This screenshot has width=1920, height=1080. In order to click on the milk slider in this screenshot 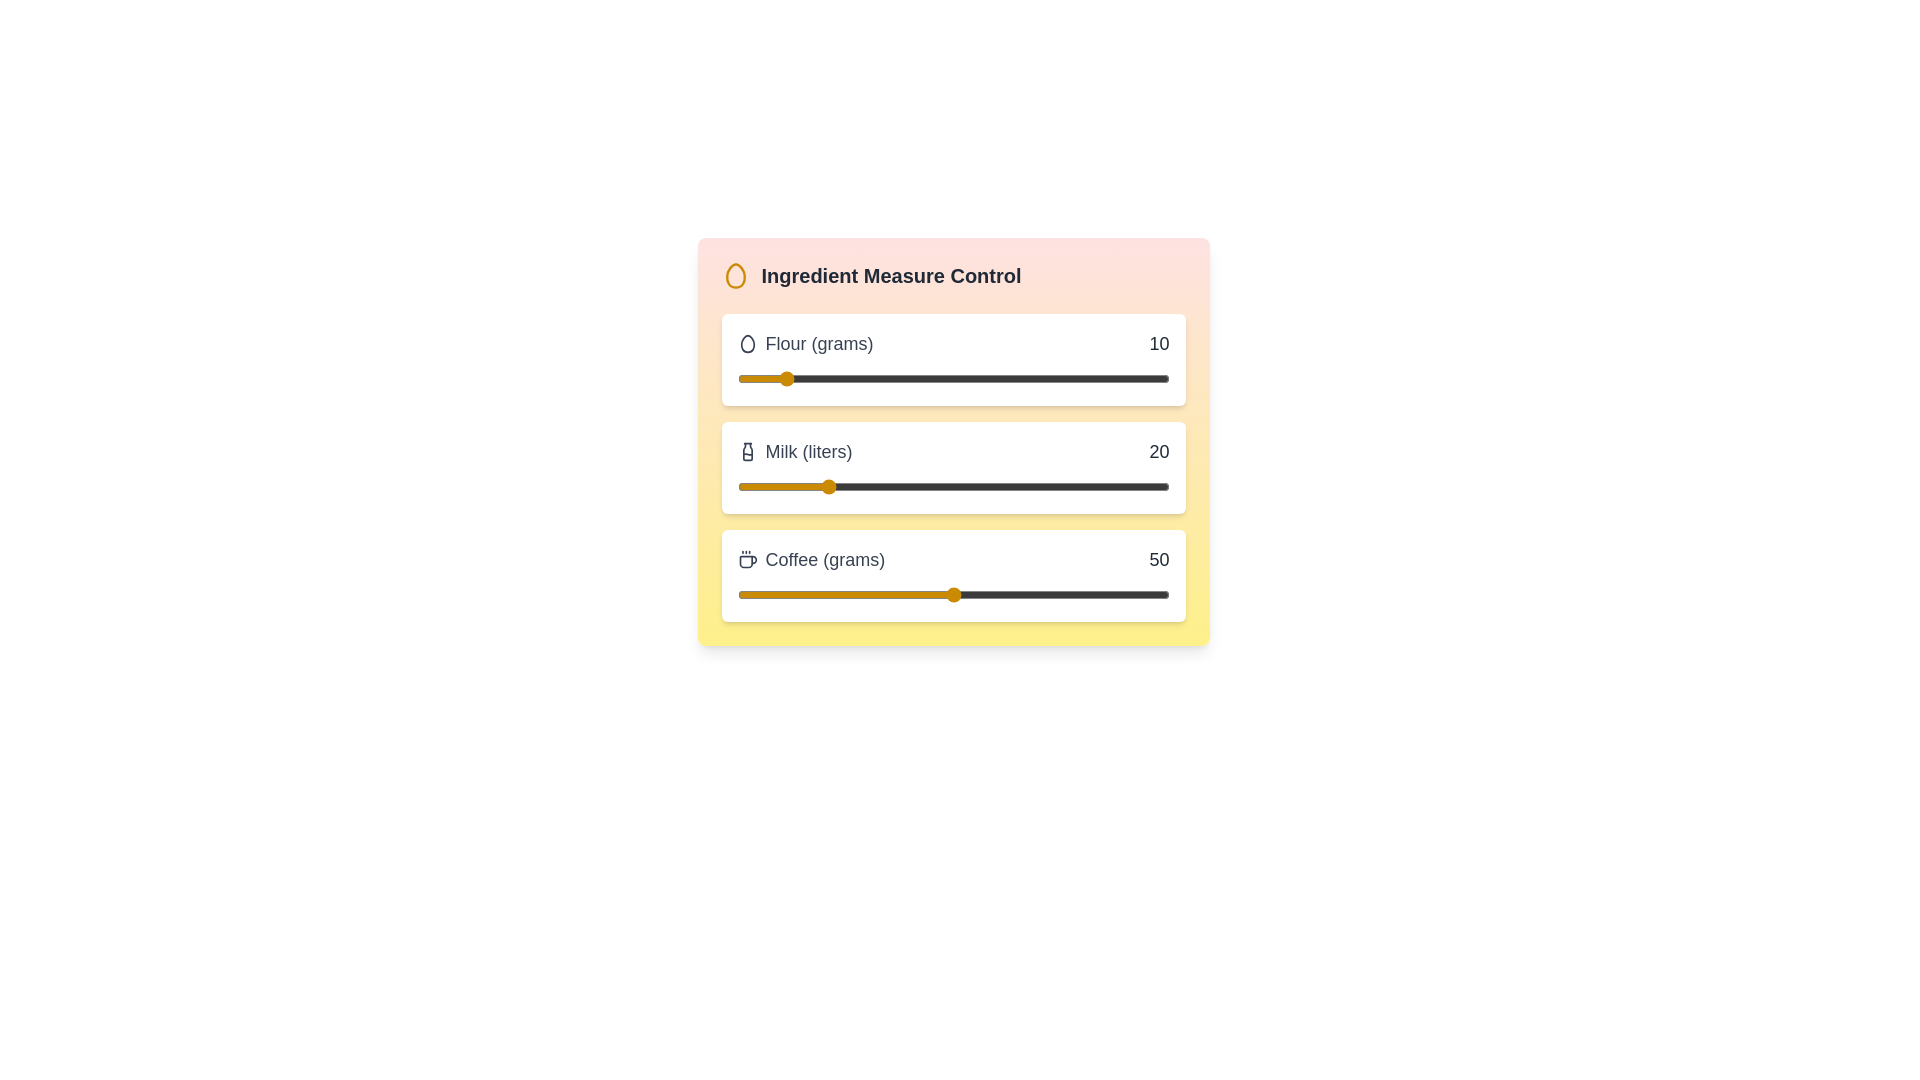, I will do `click(1139, 486)`.